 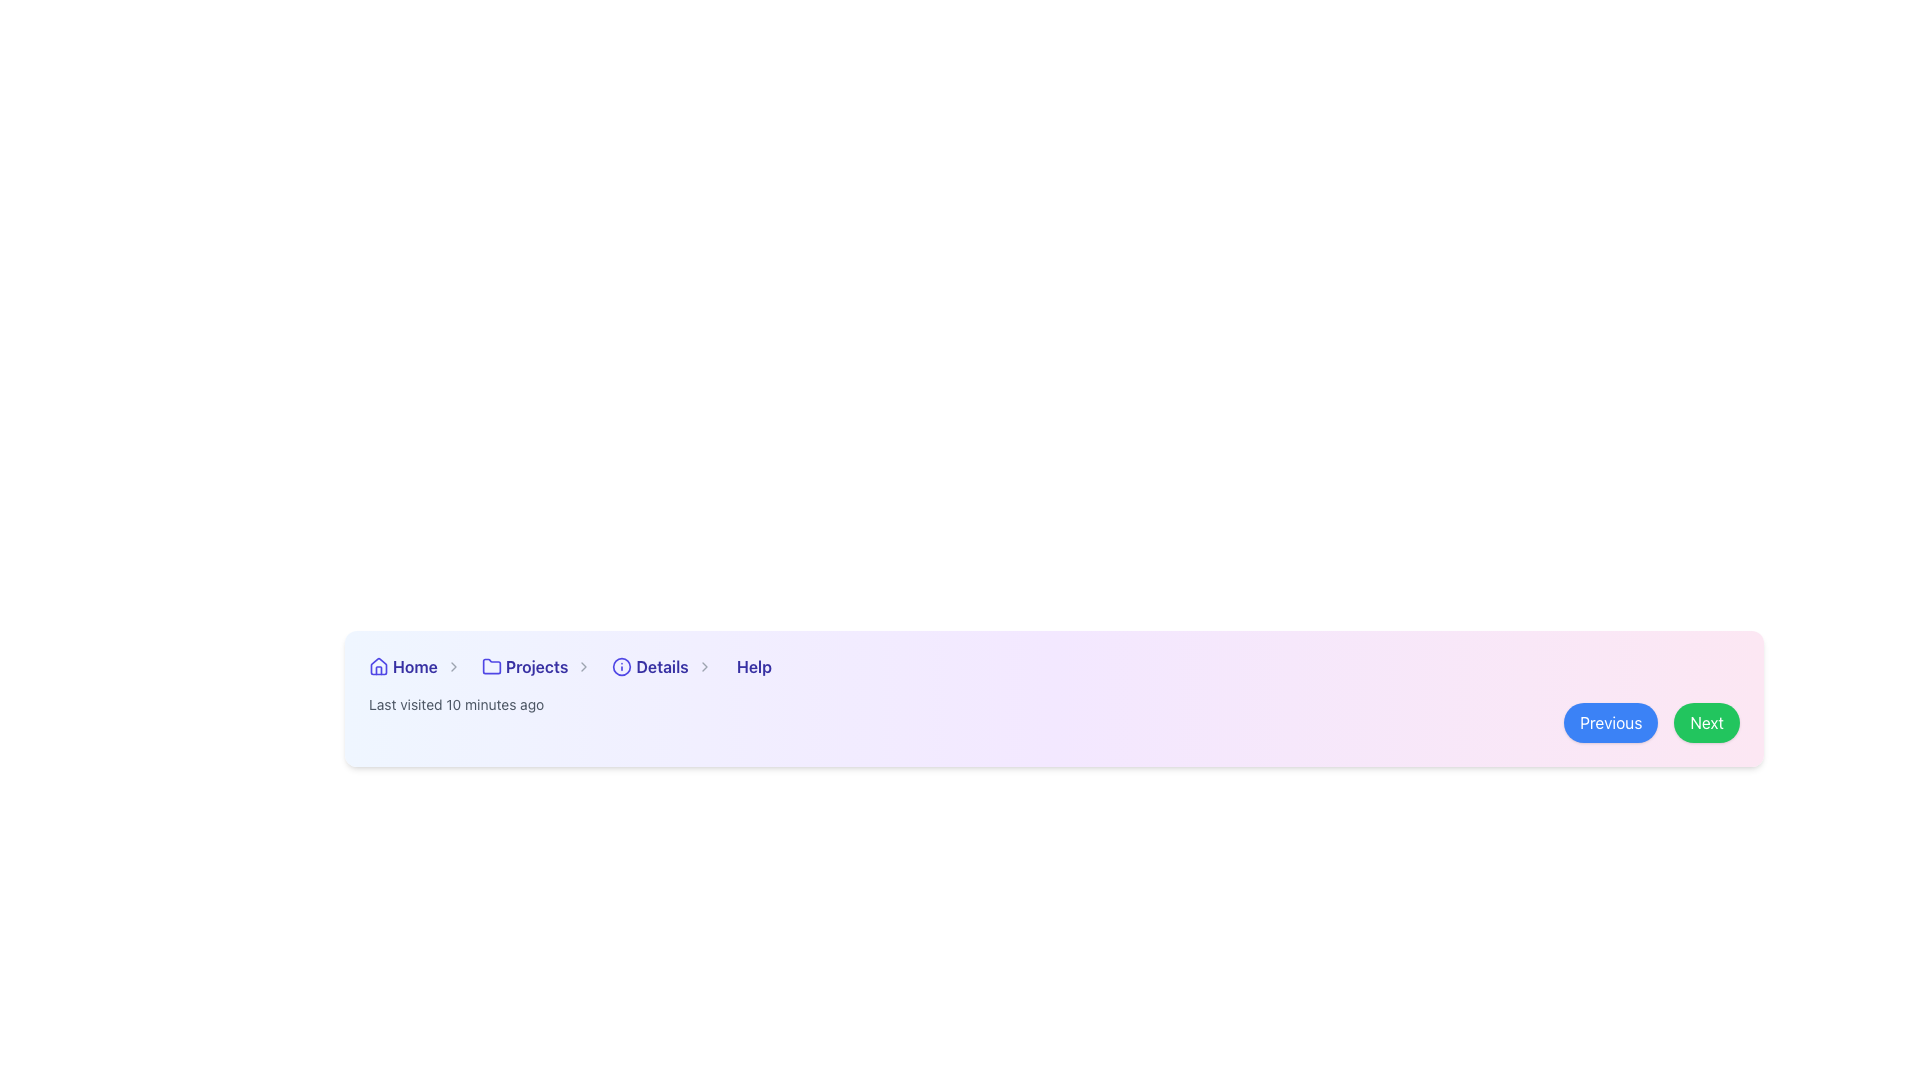 What do you see at coordinates (541, 667) in the screenshot?
I see `the 'Projects' Breadcrumb link, which is styled in indigo-blue and has a folder icon to its left` at bounding box center [541, 667].